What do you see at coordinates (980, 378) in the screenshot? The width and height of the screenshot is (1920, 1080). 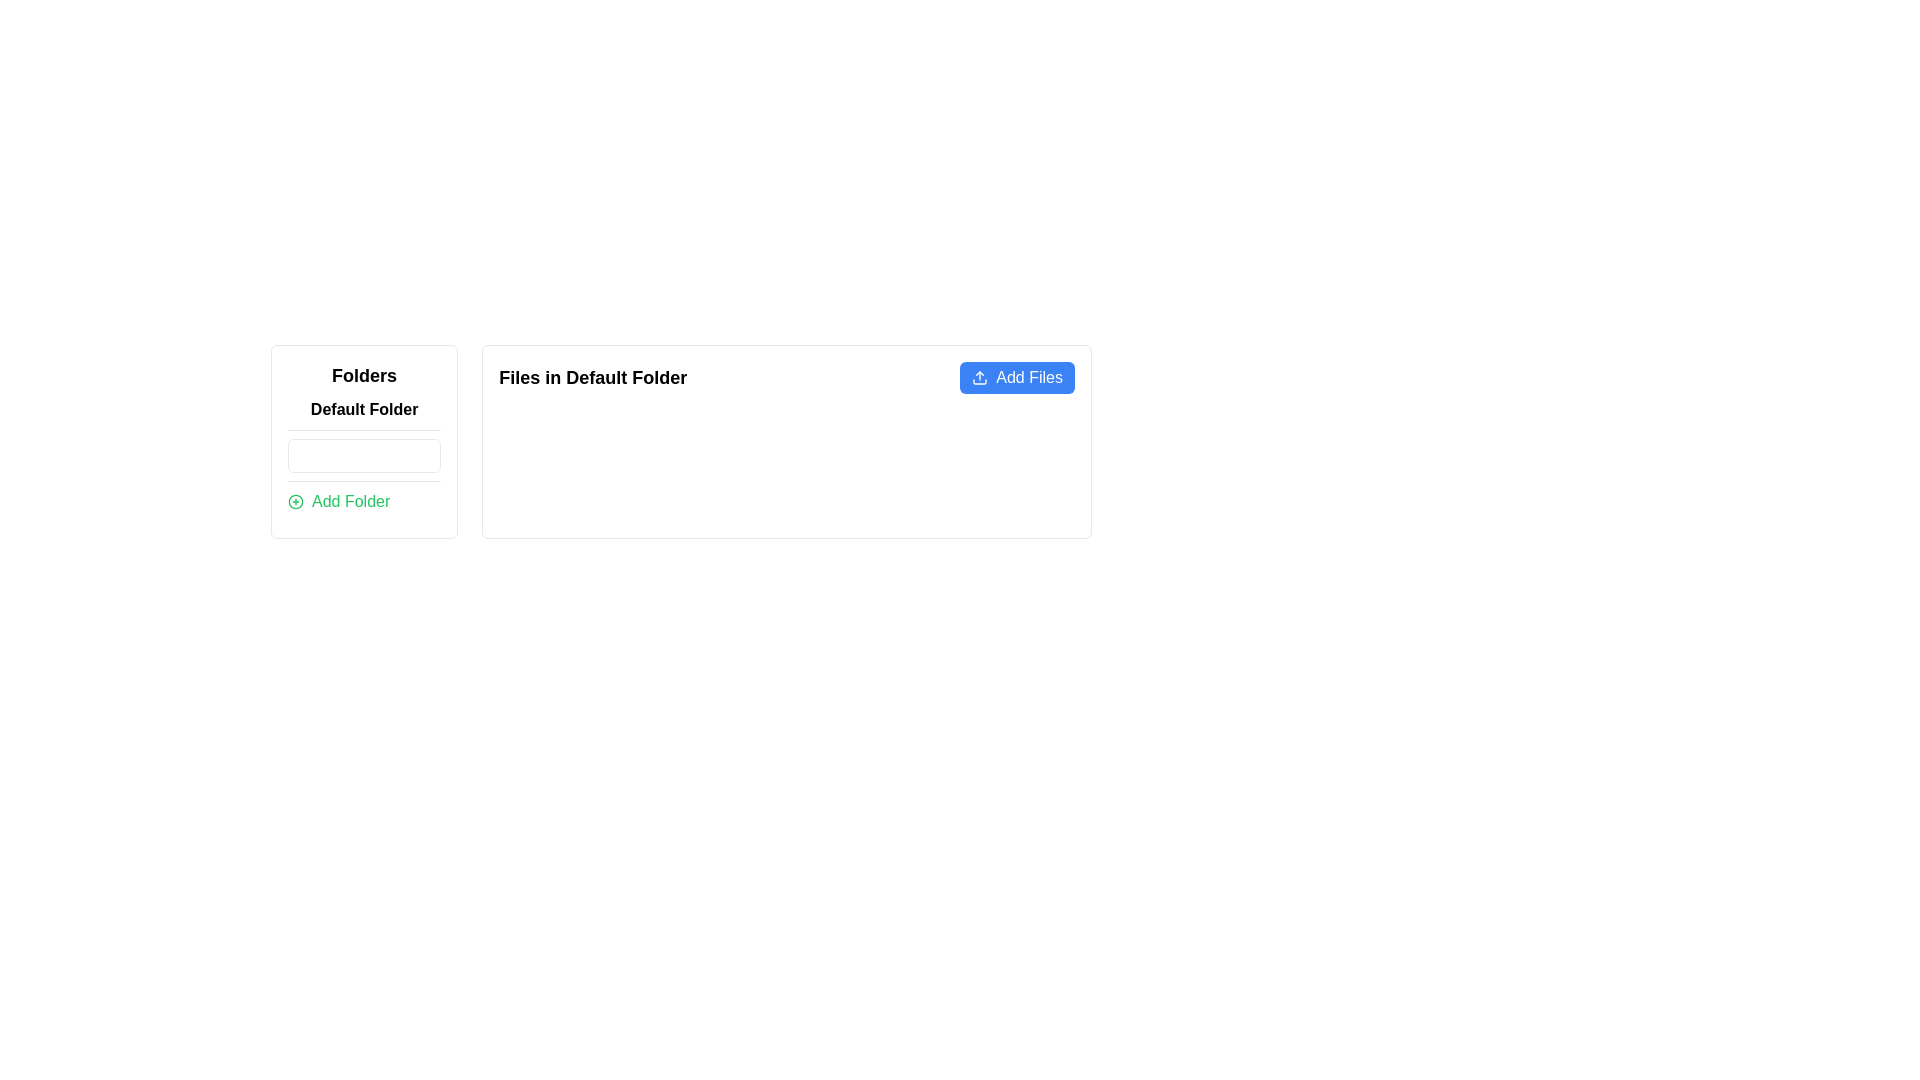 I see `the 'Add Files' button which contains an upward-pointing arrow icon for uploading files` at bounding box center [980, 378].